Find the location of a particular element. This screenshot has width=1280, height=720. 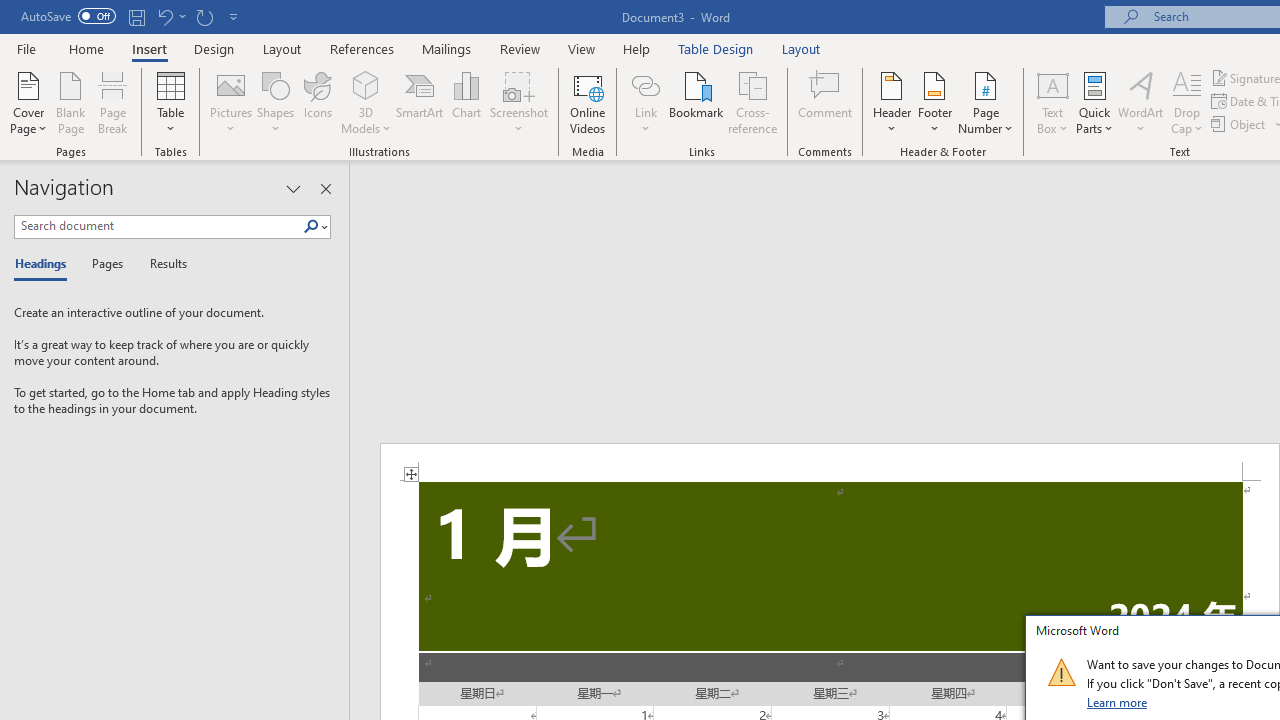

'Object...' is located at coordinates (1239, 124).